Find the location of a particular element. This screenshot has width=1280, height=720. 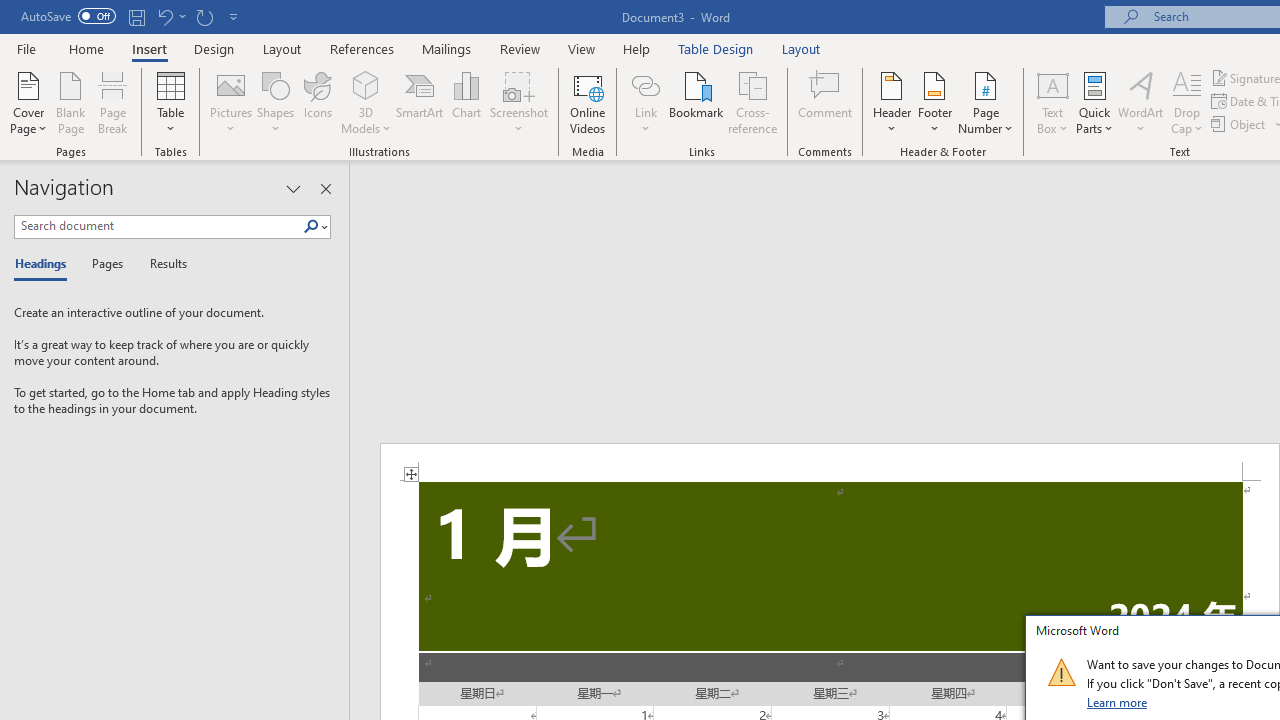

'Object...' is located at coordinates (1239, 124).